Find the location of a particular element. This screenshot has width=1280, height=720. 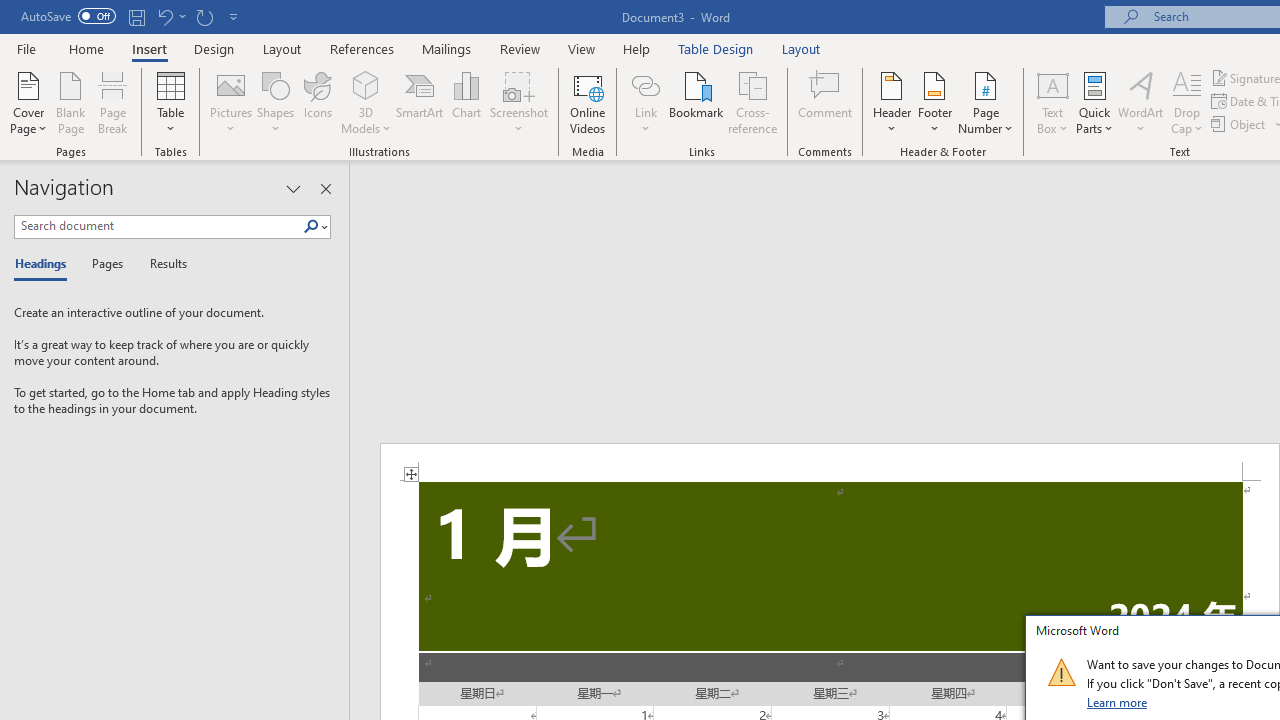

'Object...' is located at coordinates (1239, 124).